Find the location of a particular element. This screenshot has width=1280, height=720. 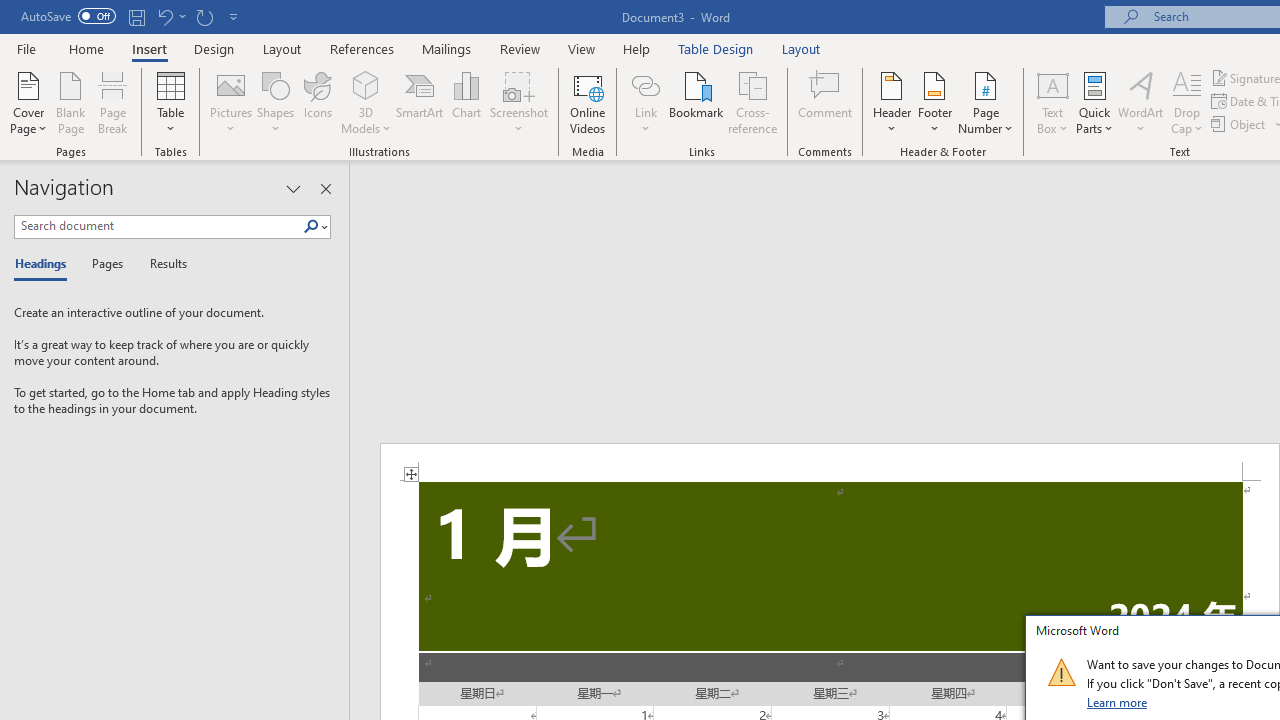

'Object...' is located at coordinates (1239, 124).